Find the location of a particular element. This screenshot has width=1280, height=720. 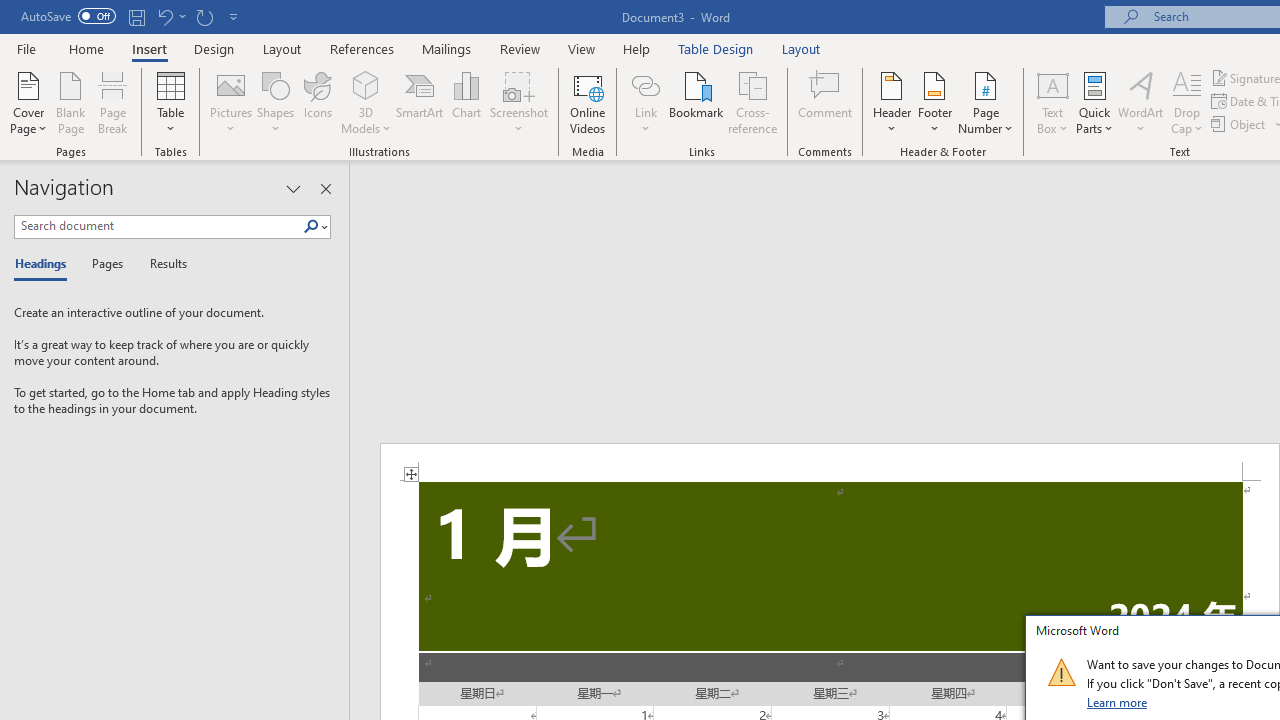

'Object...' is located at coordinates (1239, 124).